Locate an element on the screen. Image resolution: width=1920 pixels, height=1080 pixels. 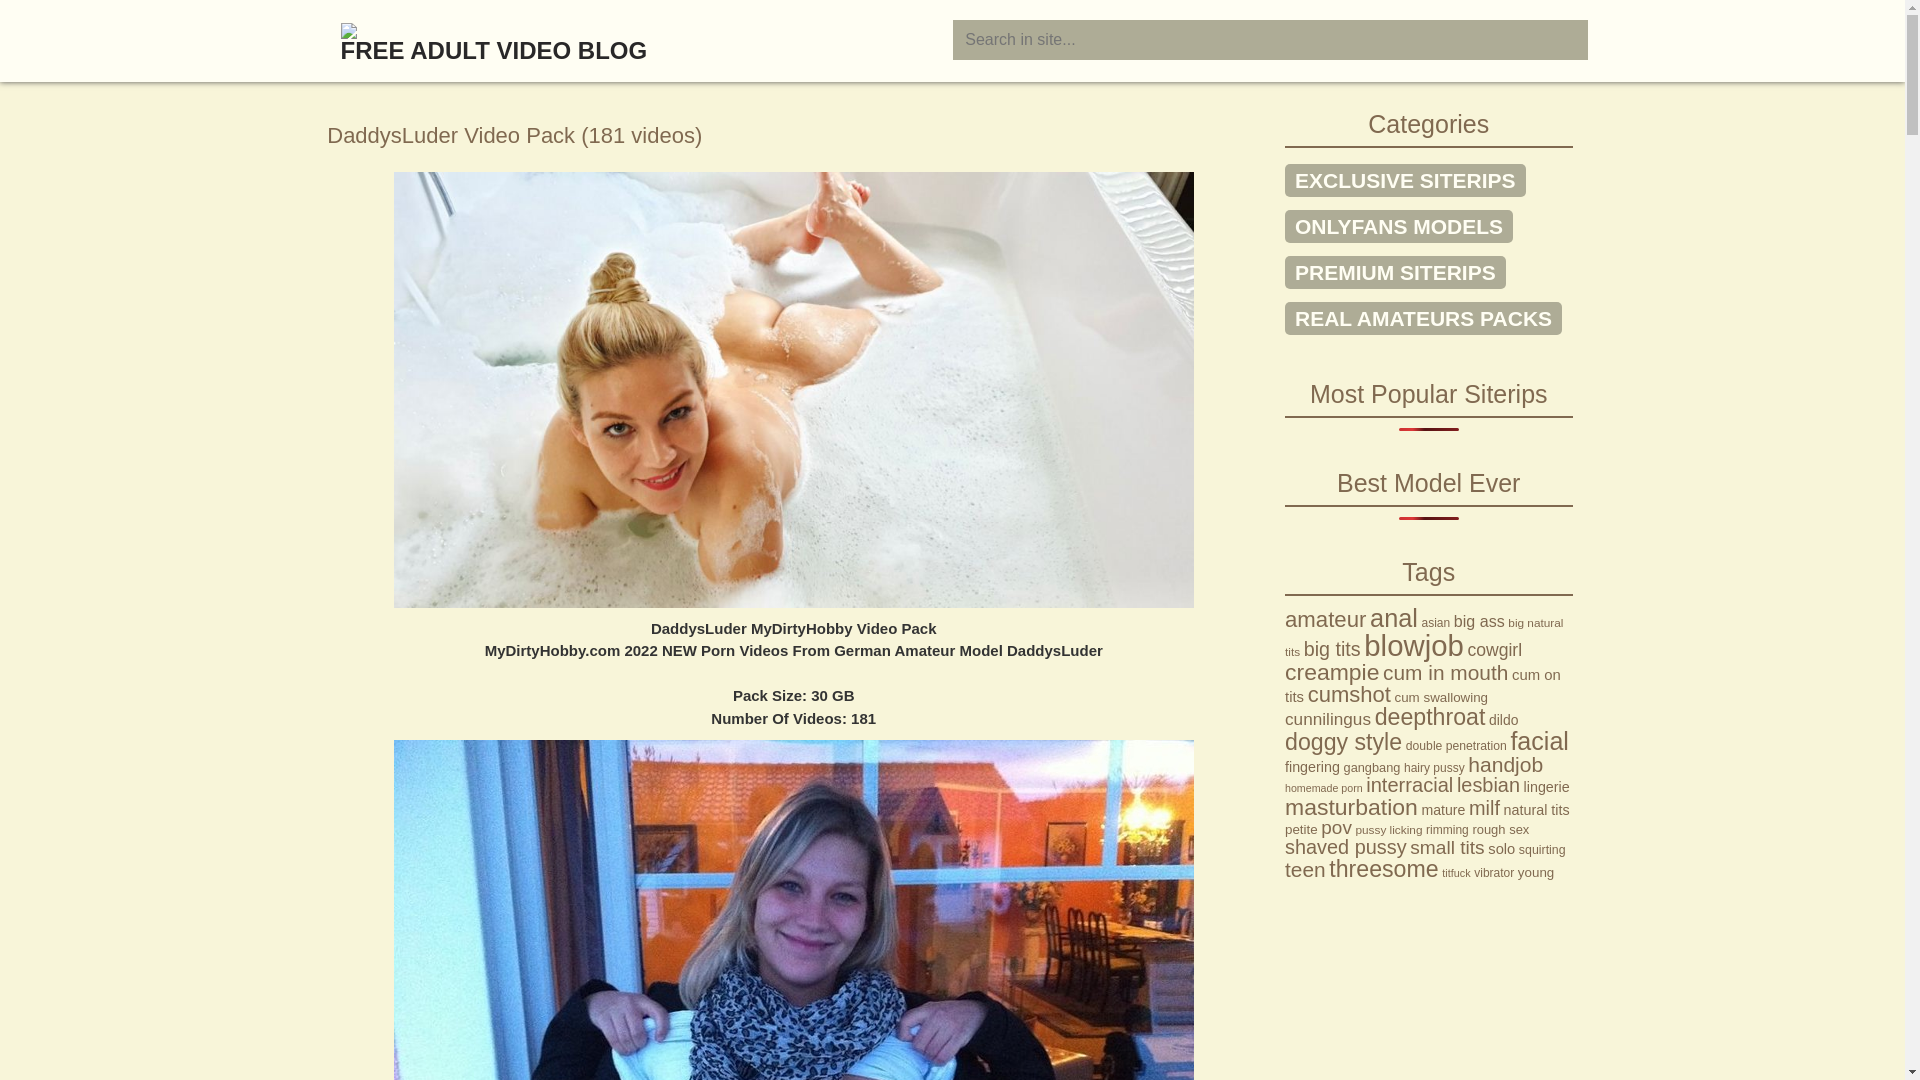
'hairy pussy' is located at coordinates (1433, 766).